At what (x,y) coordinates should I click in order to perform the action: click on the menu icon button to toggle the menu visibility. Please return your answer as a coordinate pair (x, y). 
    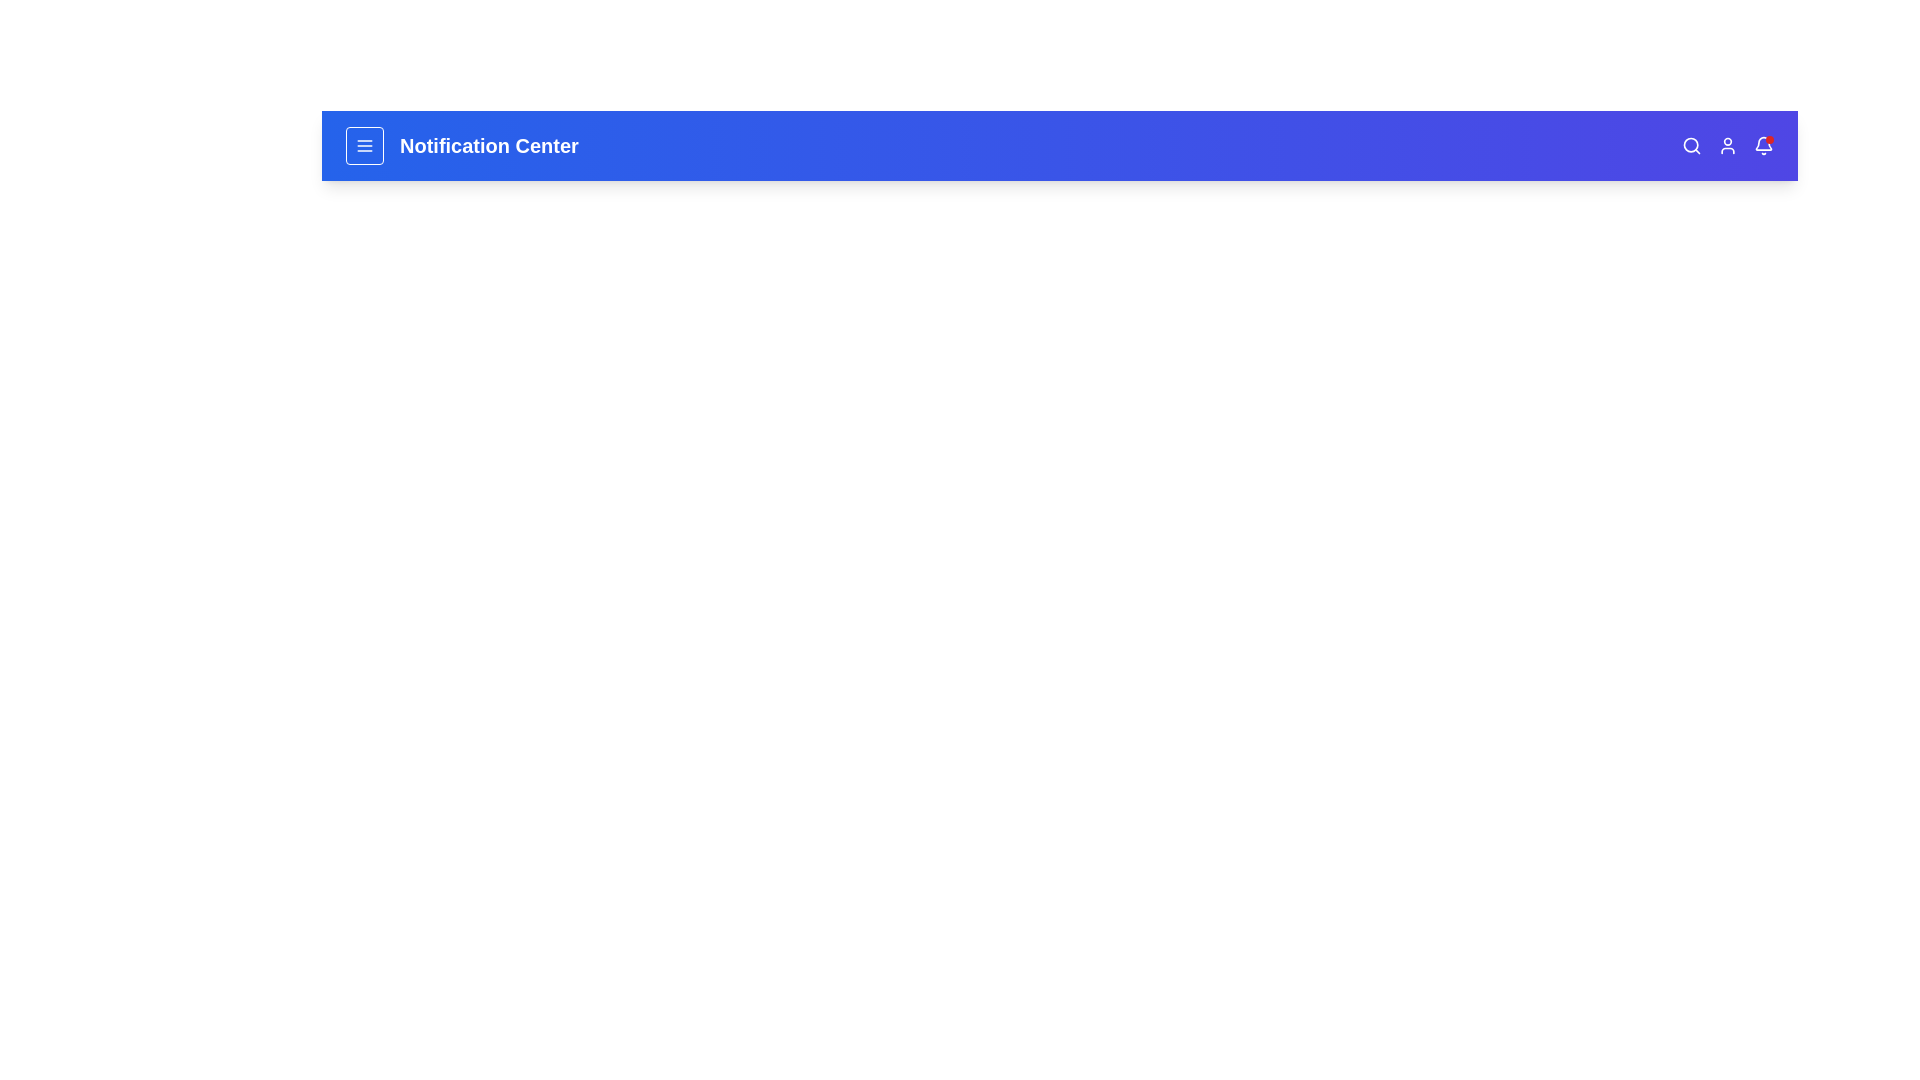
    Looking at the image, I should click on (364, 145).